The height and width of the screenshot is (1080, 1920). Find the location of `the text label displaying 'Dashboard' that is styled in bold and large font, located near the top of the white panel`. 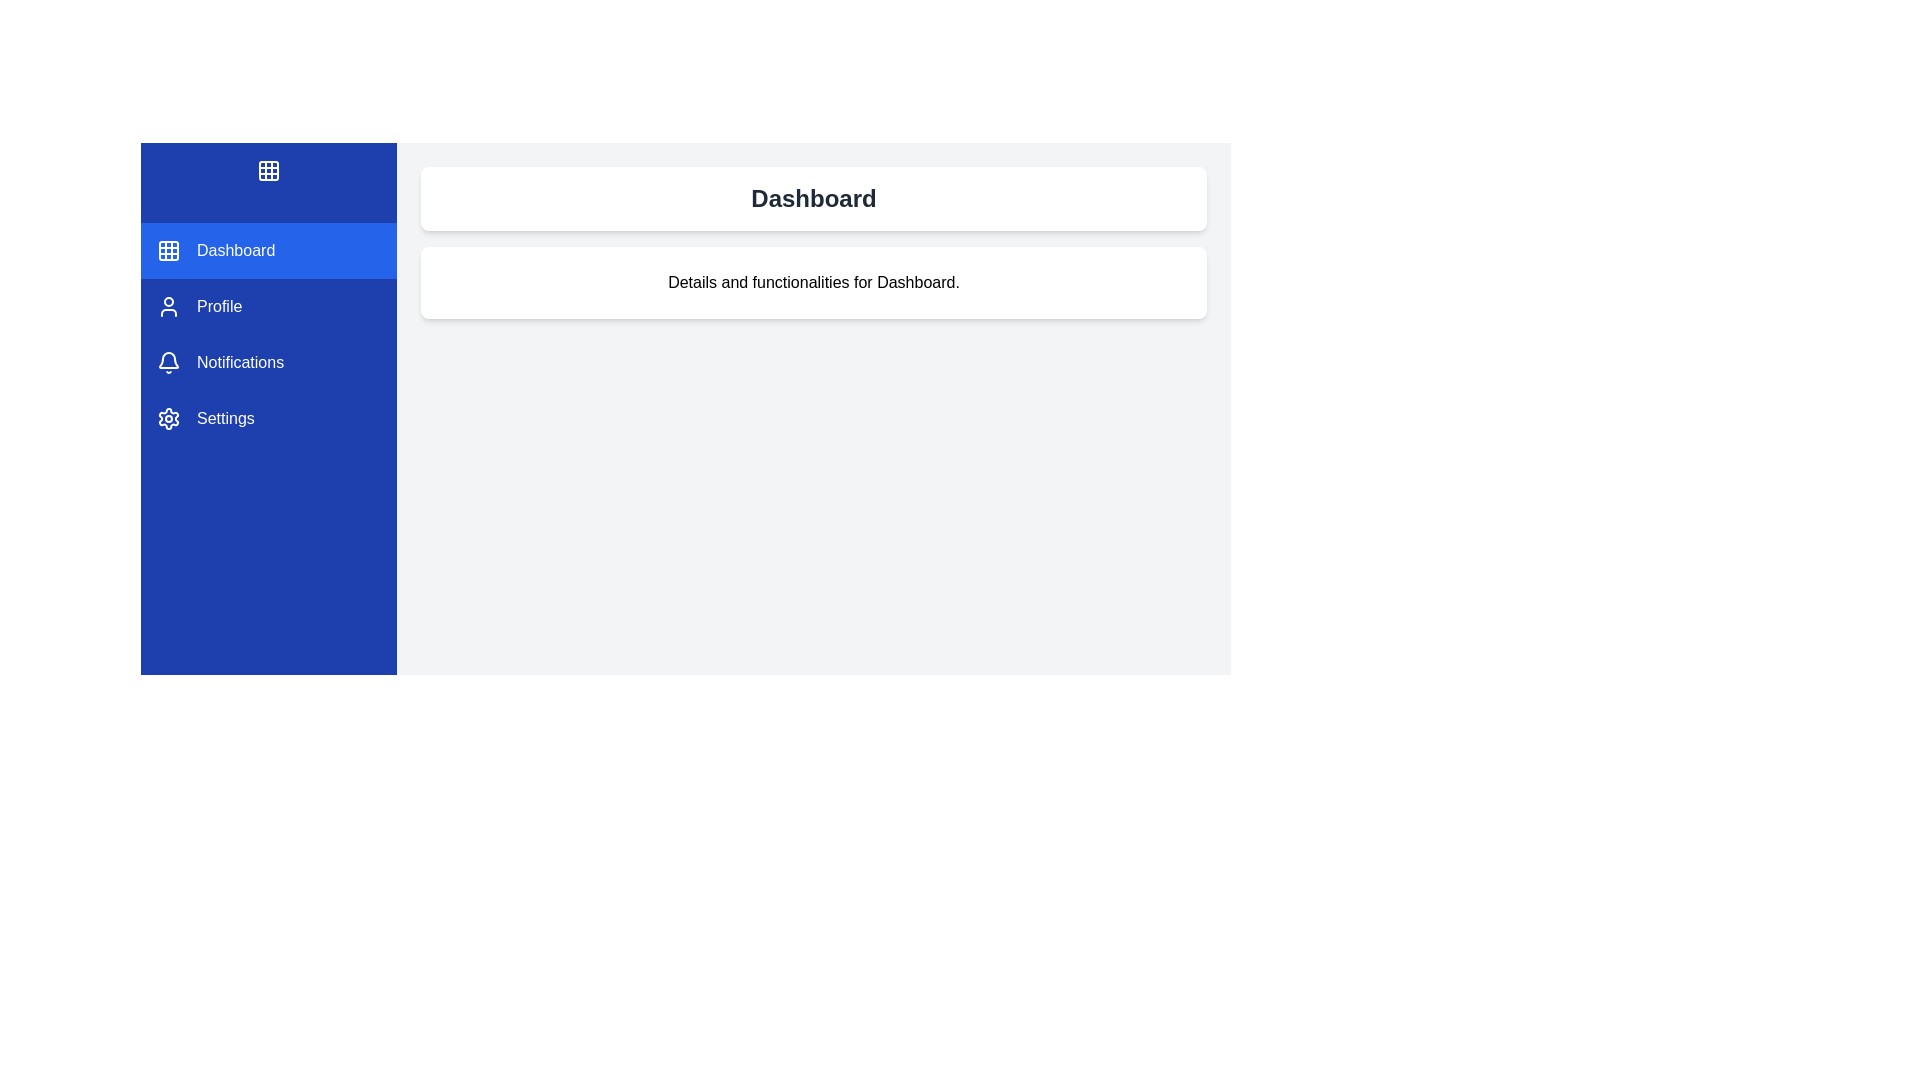

the text label displaying 'Dashboard' that is styled in bold and large font, located near the top of the white panel is located at coordinates (814, 199).